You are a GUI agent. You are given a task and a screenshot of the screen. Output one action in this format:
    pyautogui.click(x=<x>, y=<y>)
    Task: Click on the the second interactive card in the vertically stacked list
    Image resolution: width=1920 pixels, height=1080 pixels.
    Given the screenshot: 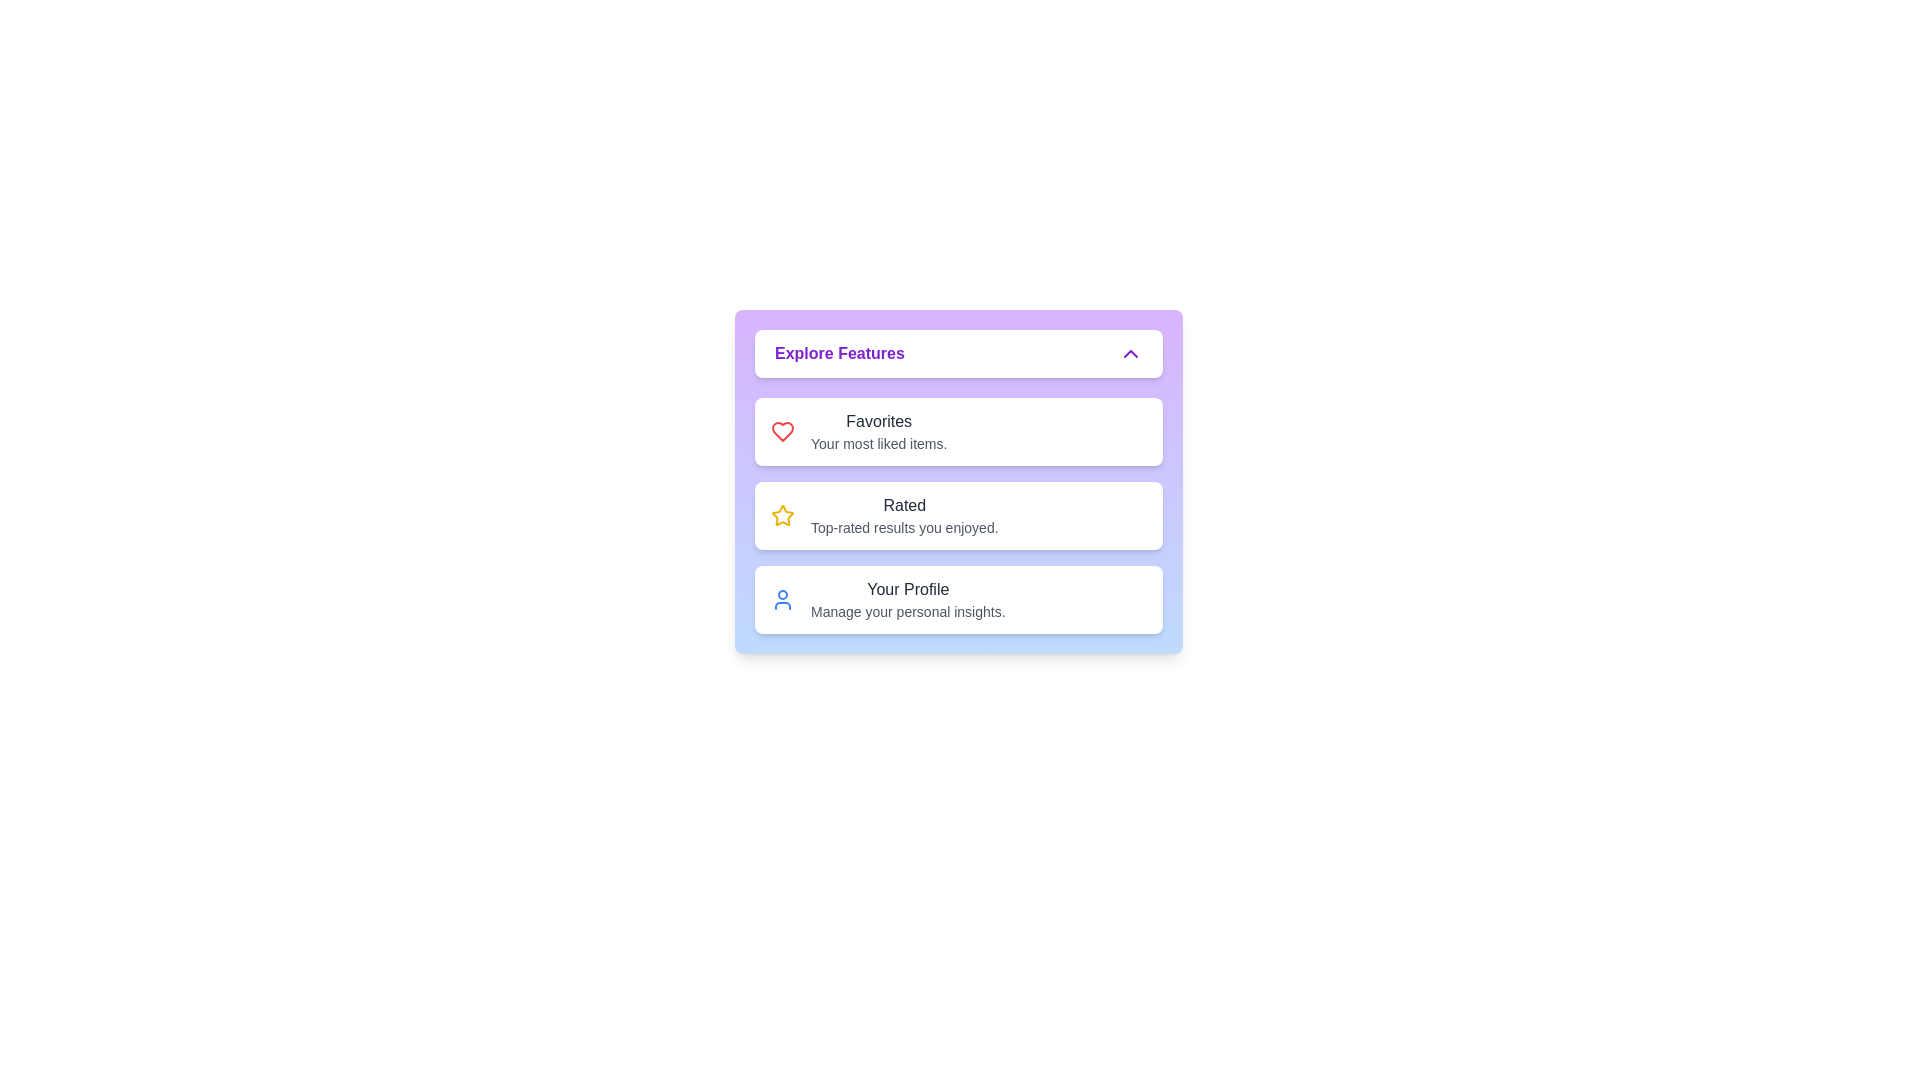 What is the action you would take?
    pyautogui.click(x=958, y=482)
    